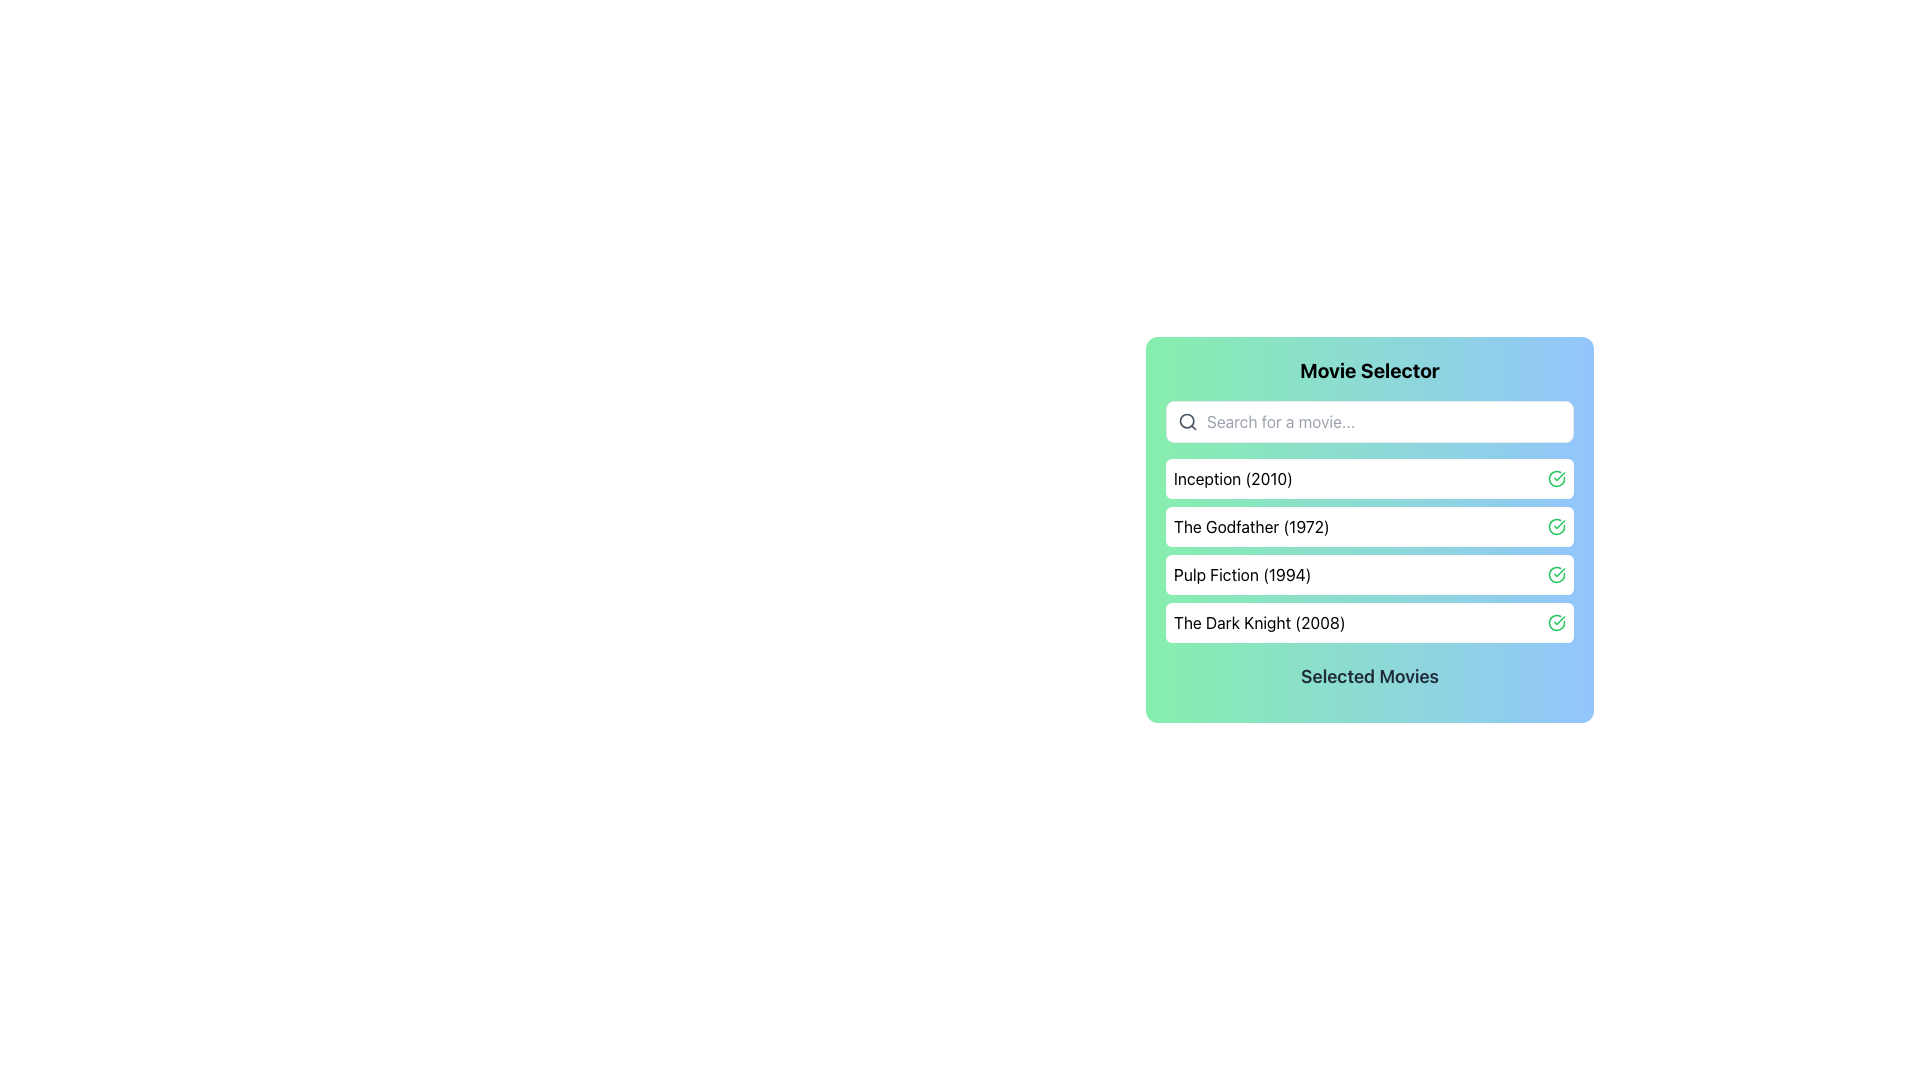 This screenshot has height=1080, width=1920. I want to click on the selection icon located to the far right of the 'Pulp Fiction (1994)' item in the 'Movie Selector' interface to mark it as selected or complete, so click(1555, 574).